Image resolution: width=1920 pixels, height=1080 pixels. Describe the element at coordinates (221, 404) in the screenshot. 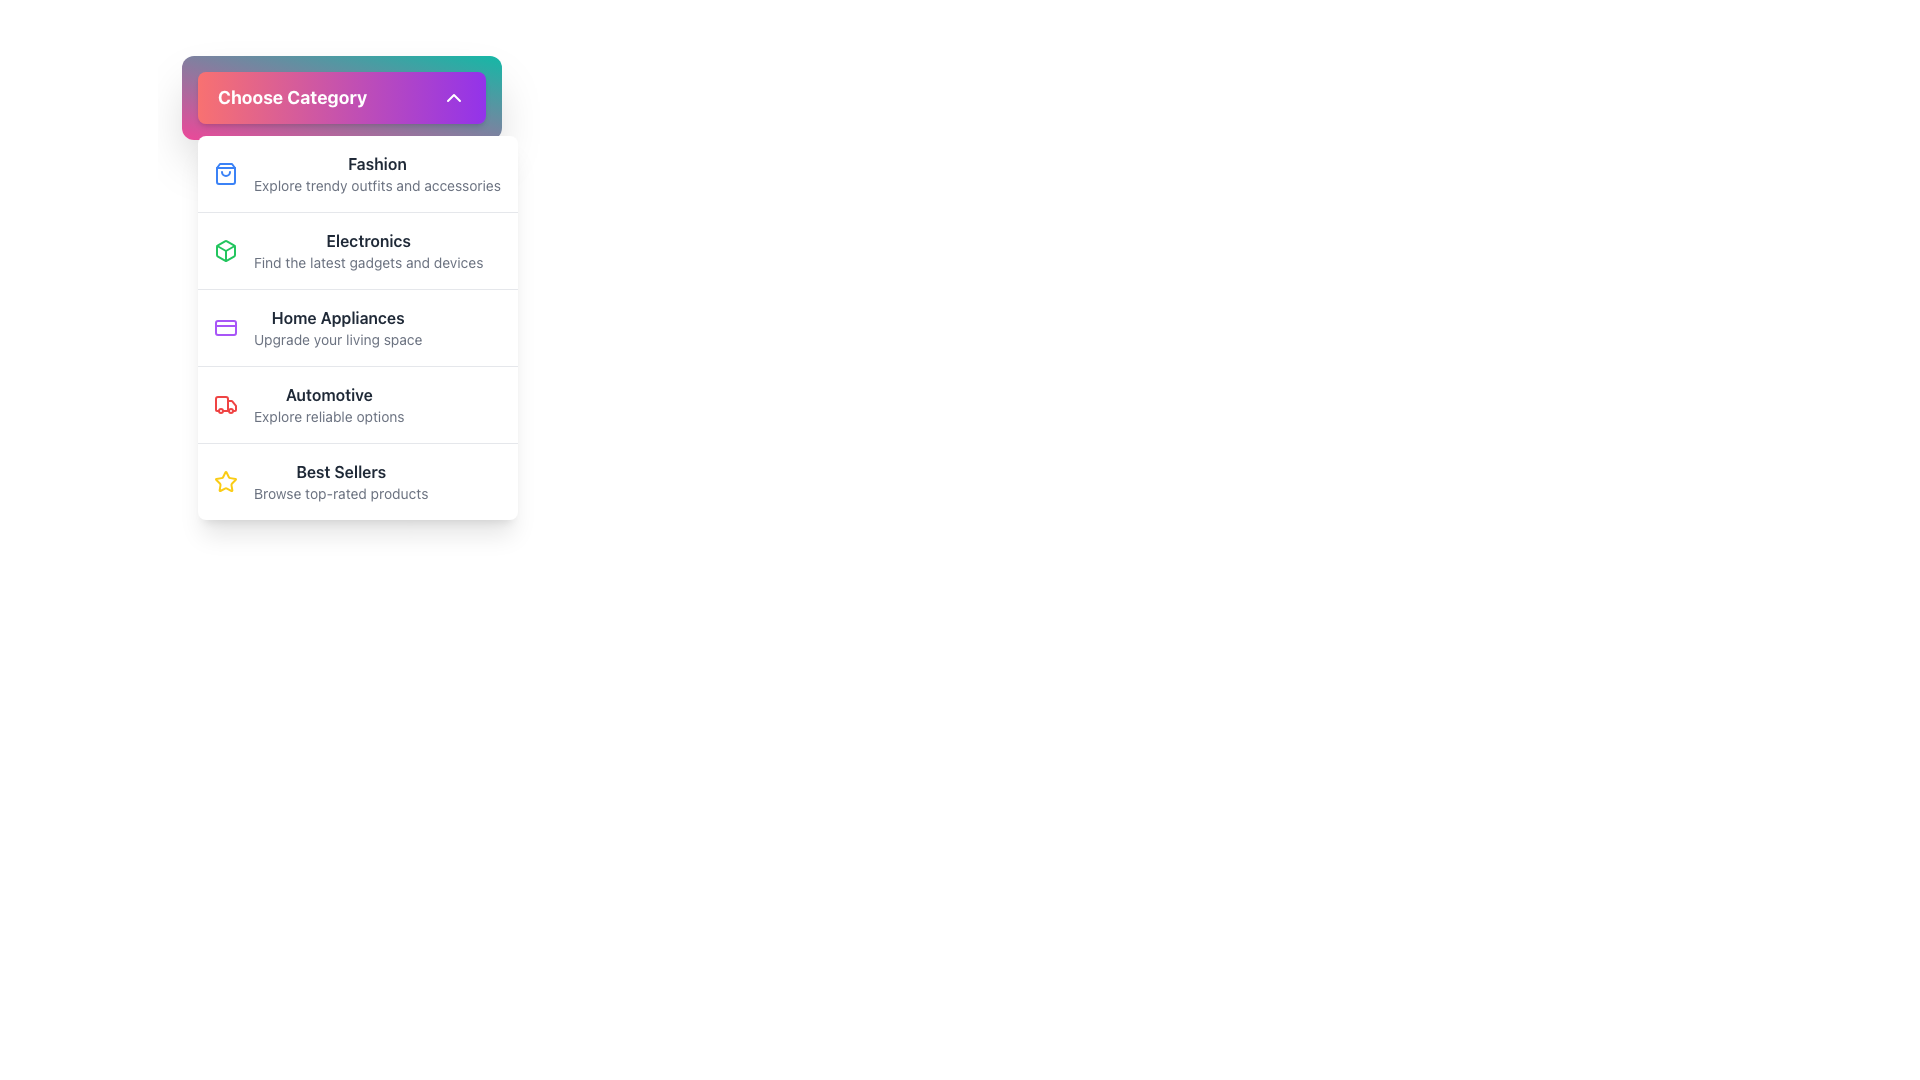

I see `the truck-like icon next to the 'Automotive' text in the 'Choose Category' dropdown` at that location.